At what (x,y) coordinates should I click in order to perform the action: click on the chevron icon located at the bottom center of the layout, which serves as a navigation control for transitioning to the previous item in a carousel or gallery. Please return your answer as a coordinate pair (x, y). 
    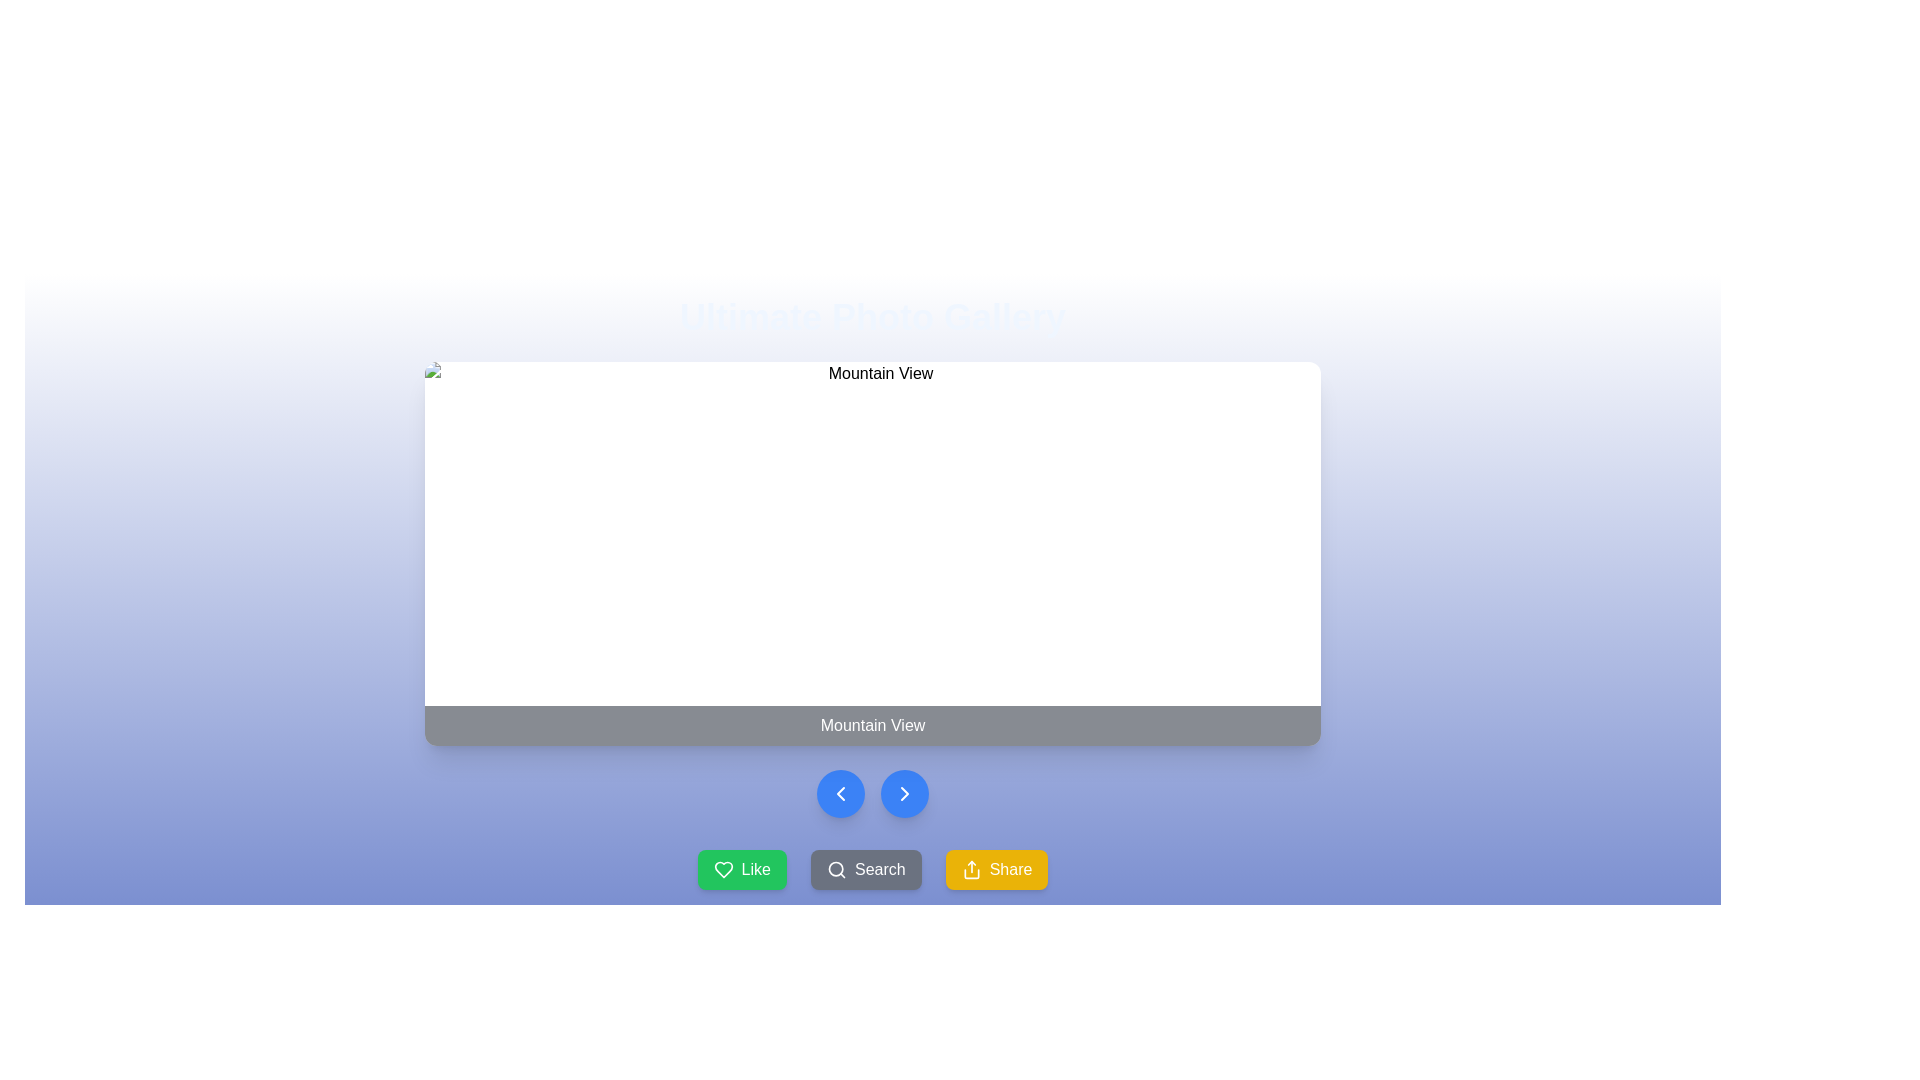
    Looking at the image, I should click on (840, 793).